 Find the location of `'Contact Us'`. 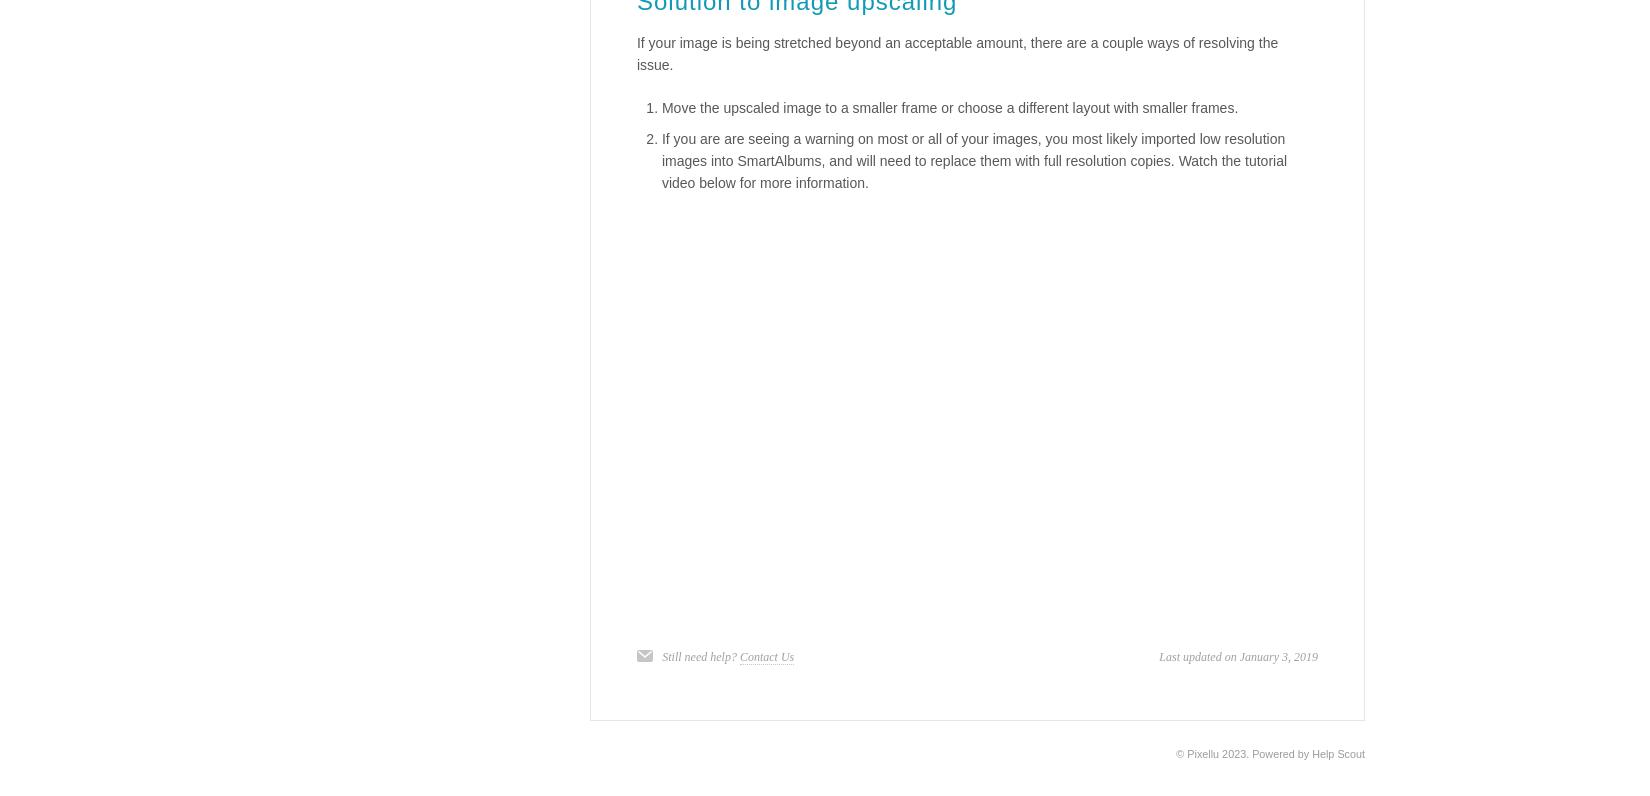

'Contact Us' is located at coordinates (765, 657).